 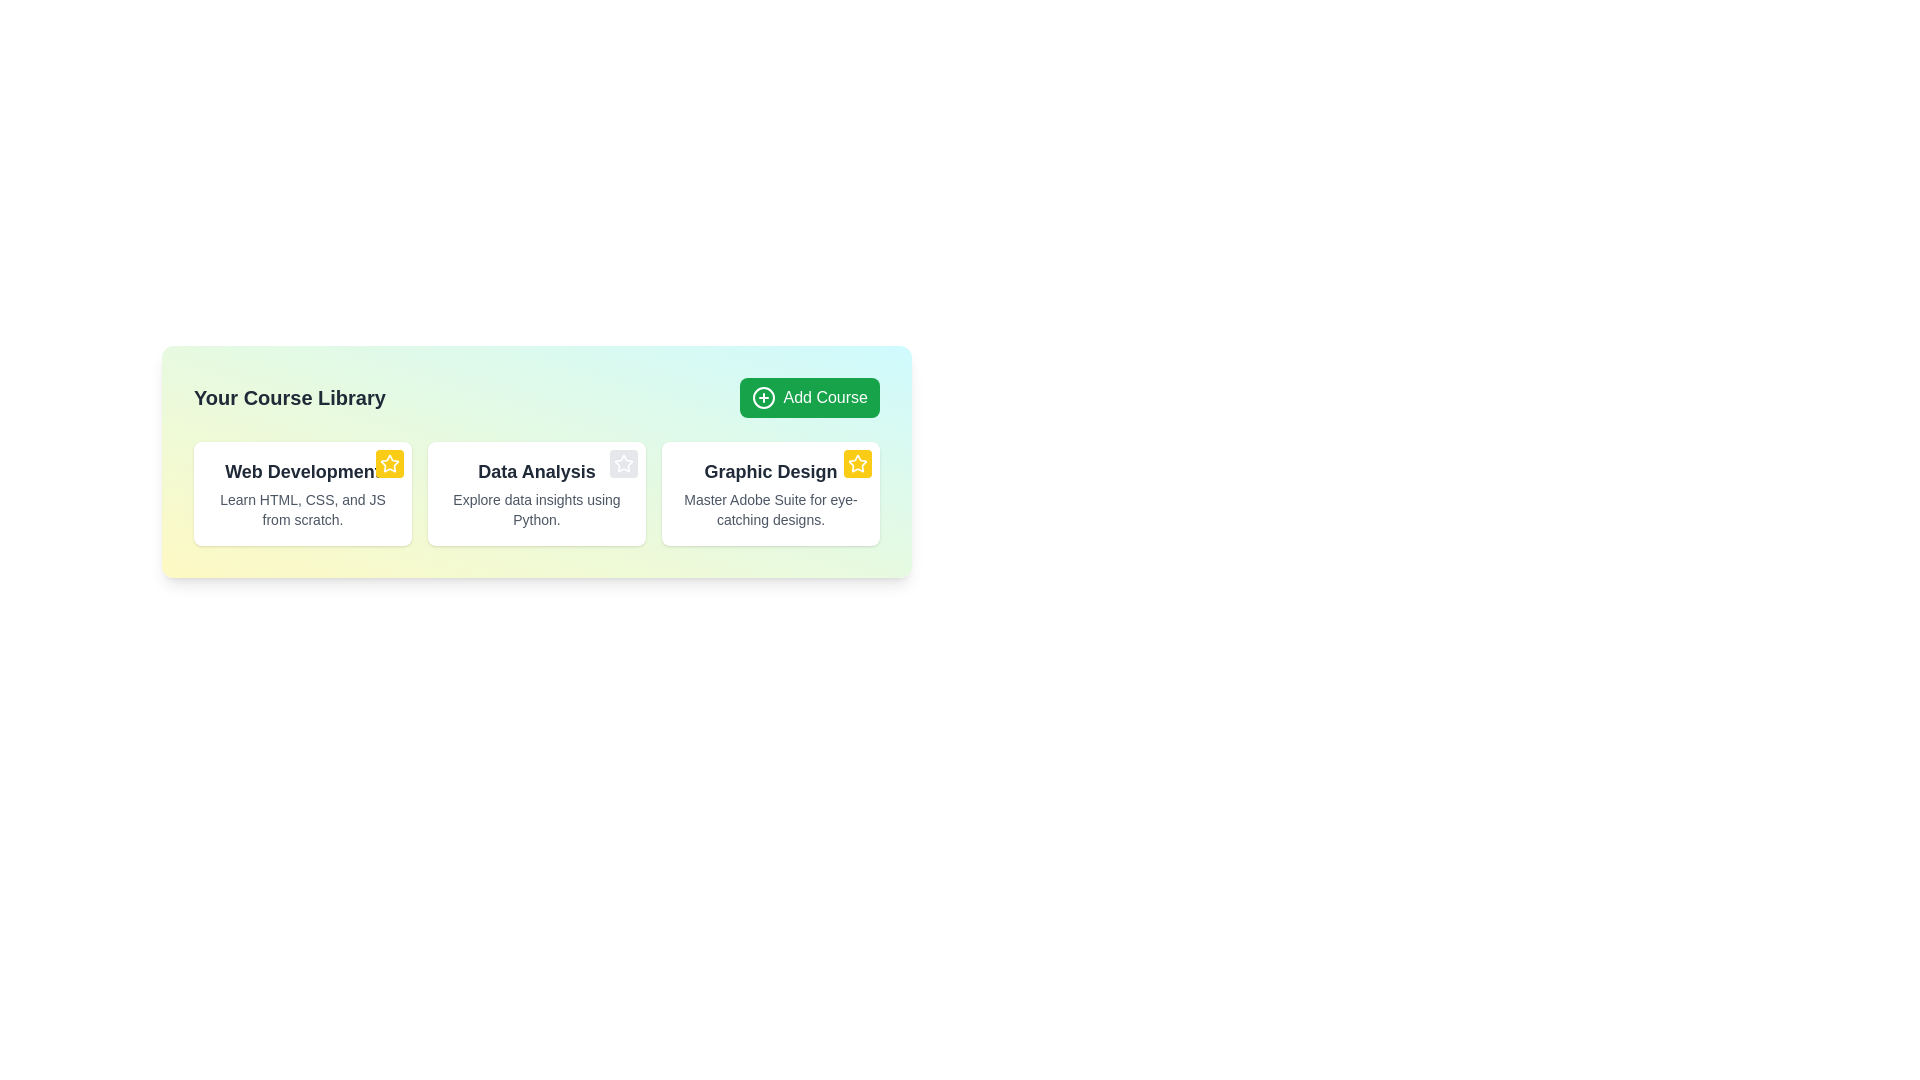 I want to click on the favorite button with a decorative icon located in the top-right corner of the 'Web Development' card to mark or unmark it as favorite, so click(x=389, y=463).